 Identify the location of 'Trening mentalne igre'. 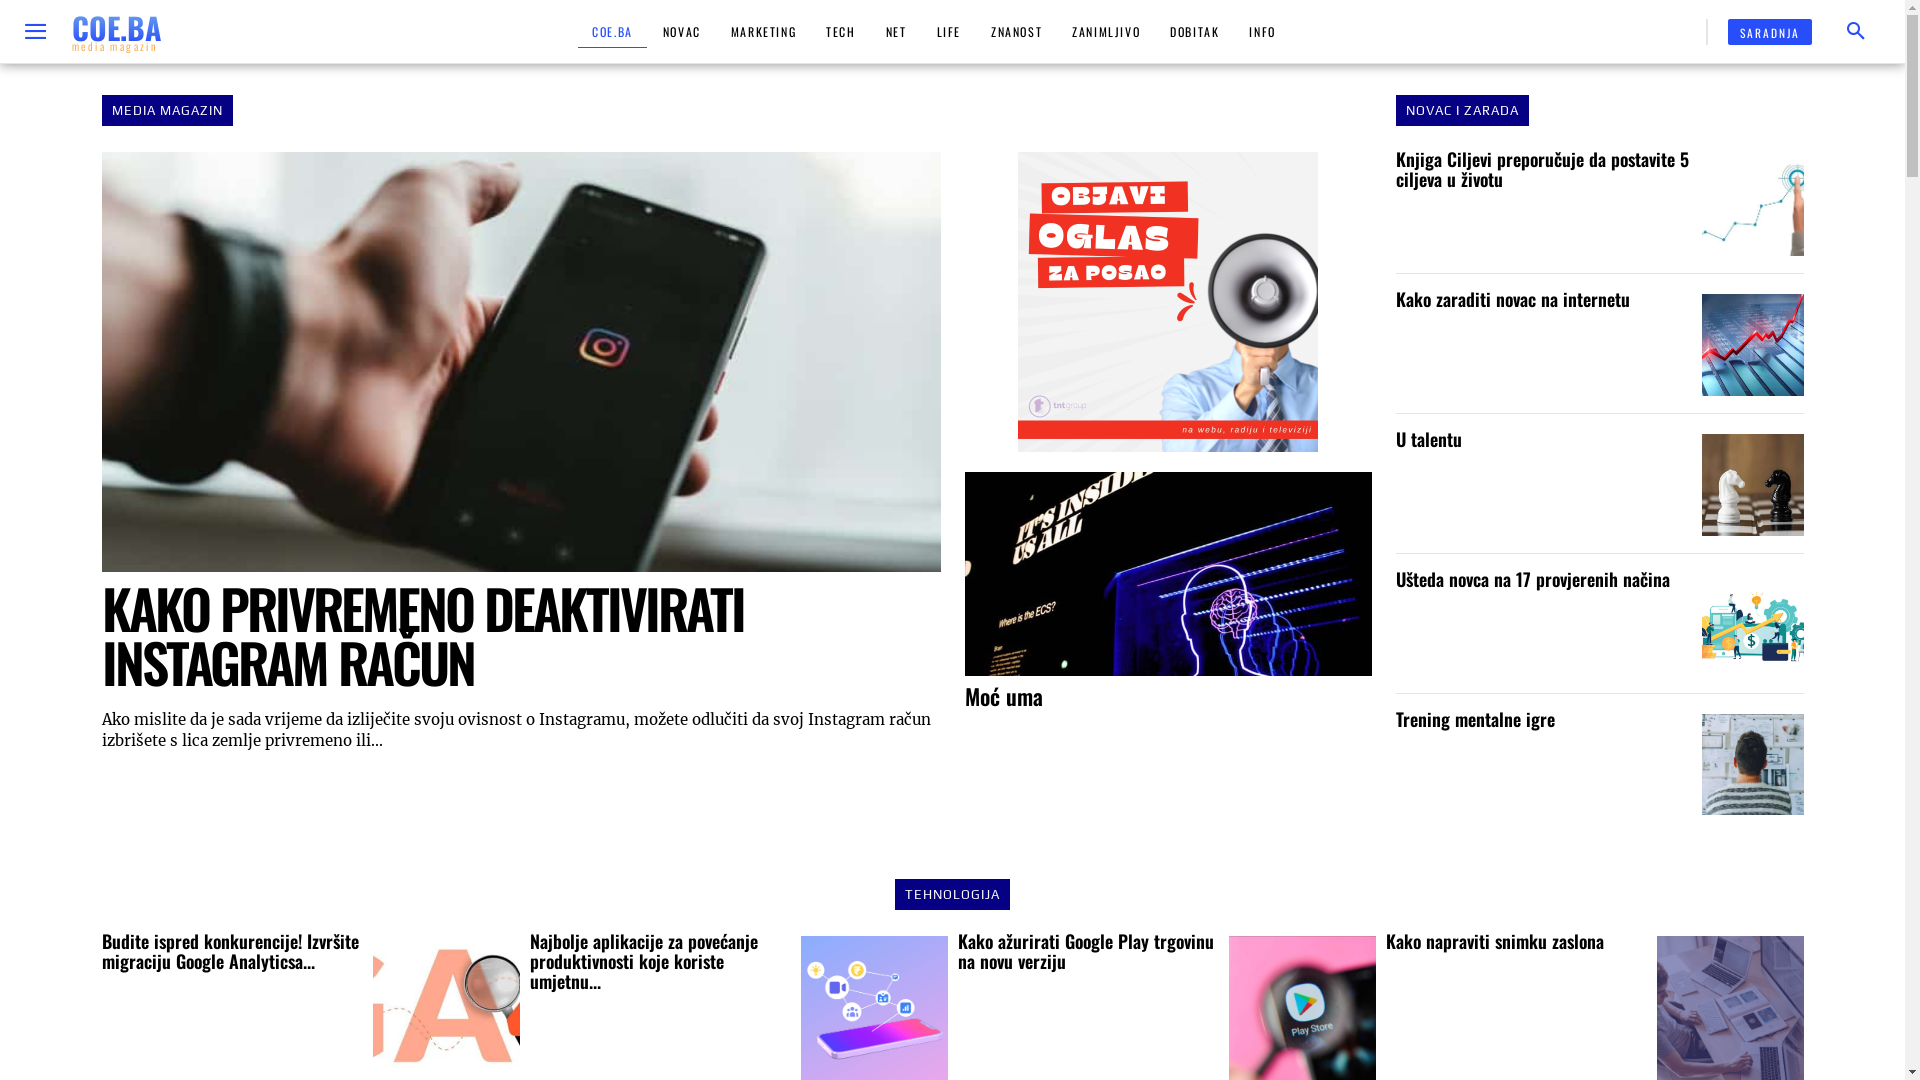
(1751, 764).